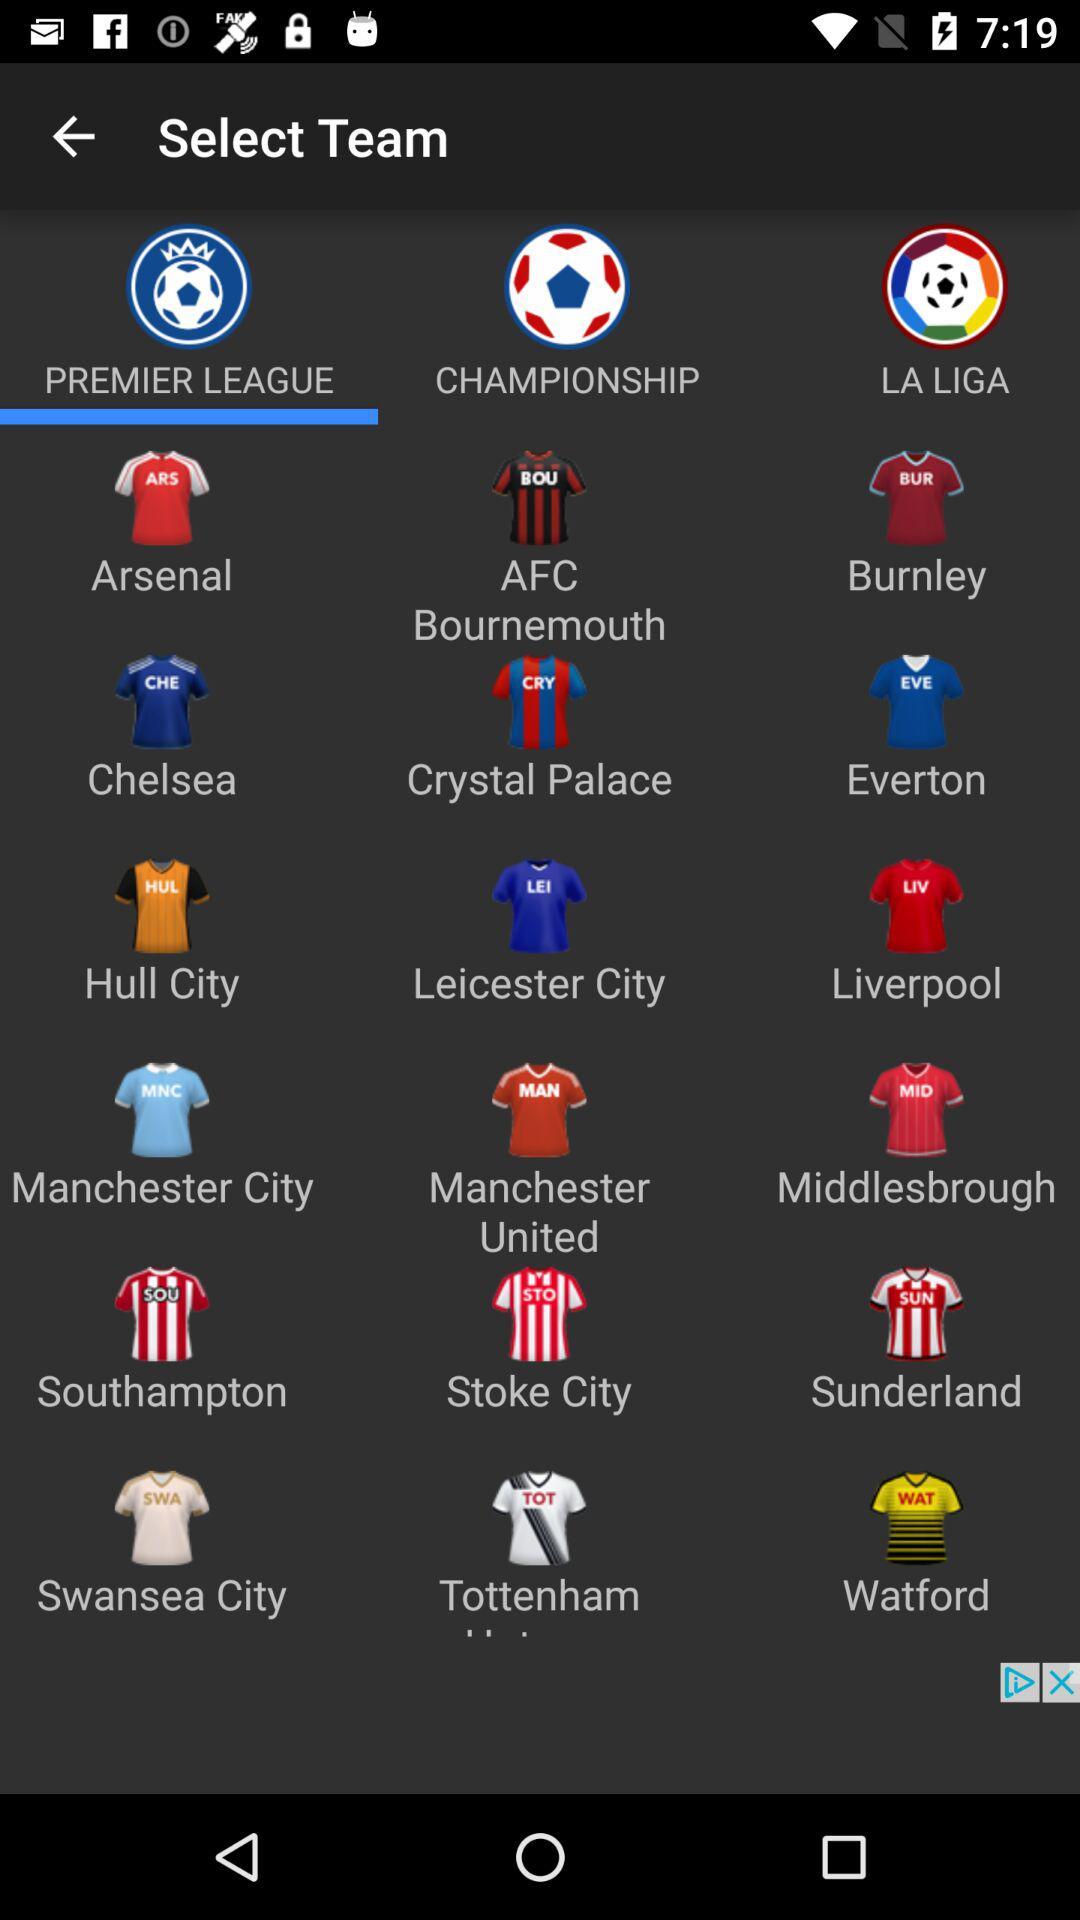  What do you see at coordinates (918, 415) in the screenshot?
I see `share the article` at bounding box center [918, 415].